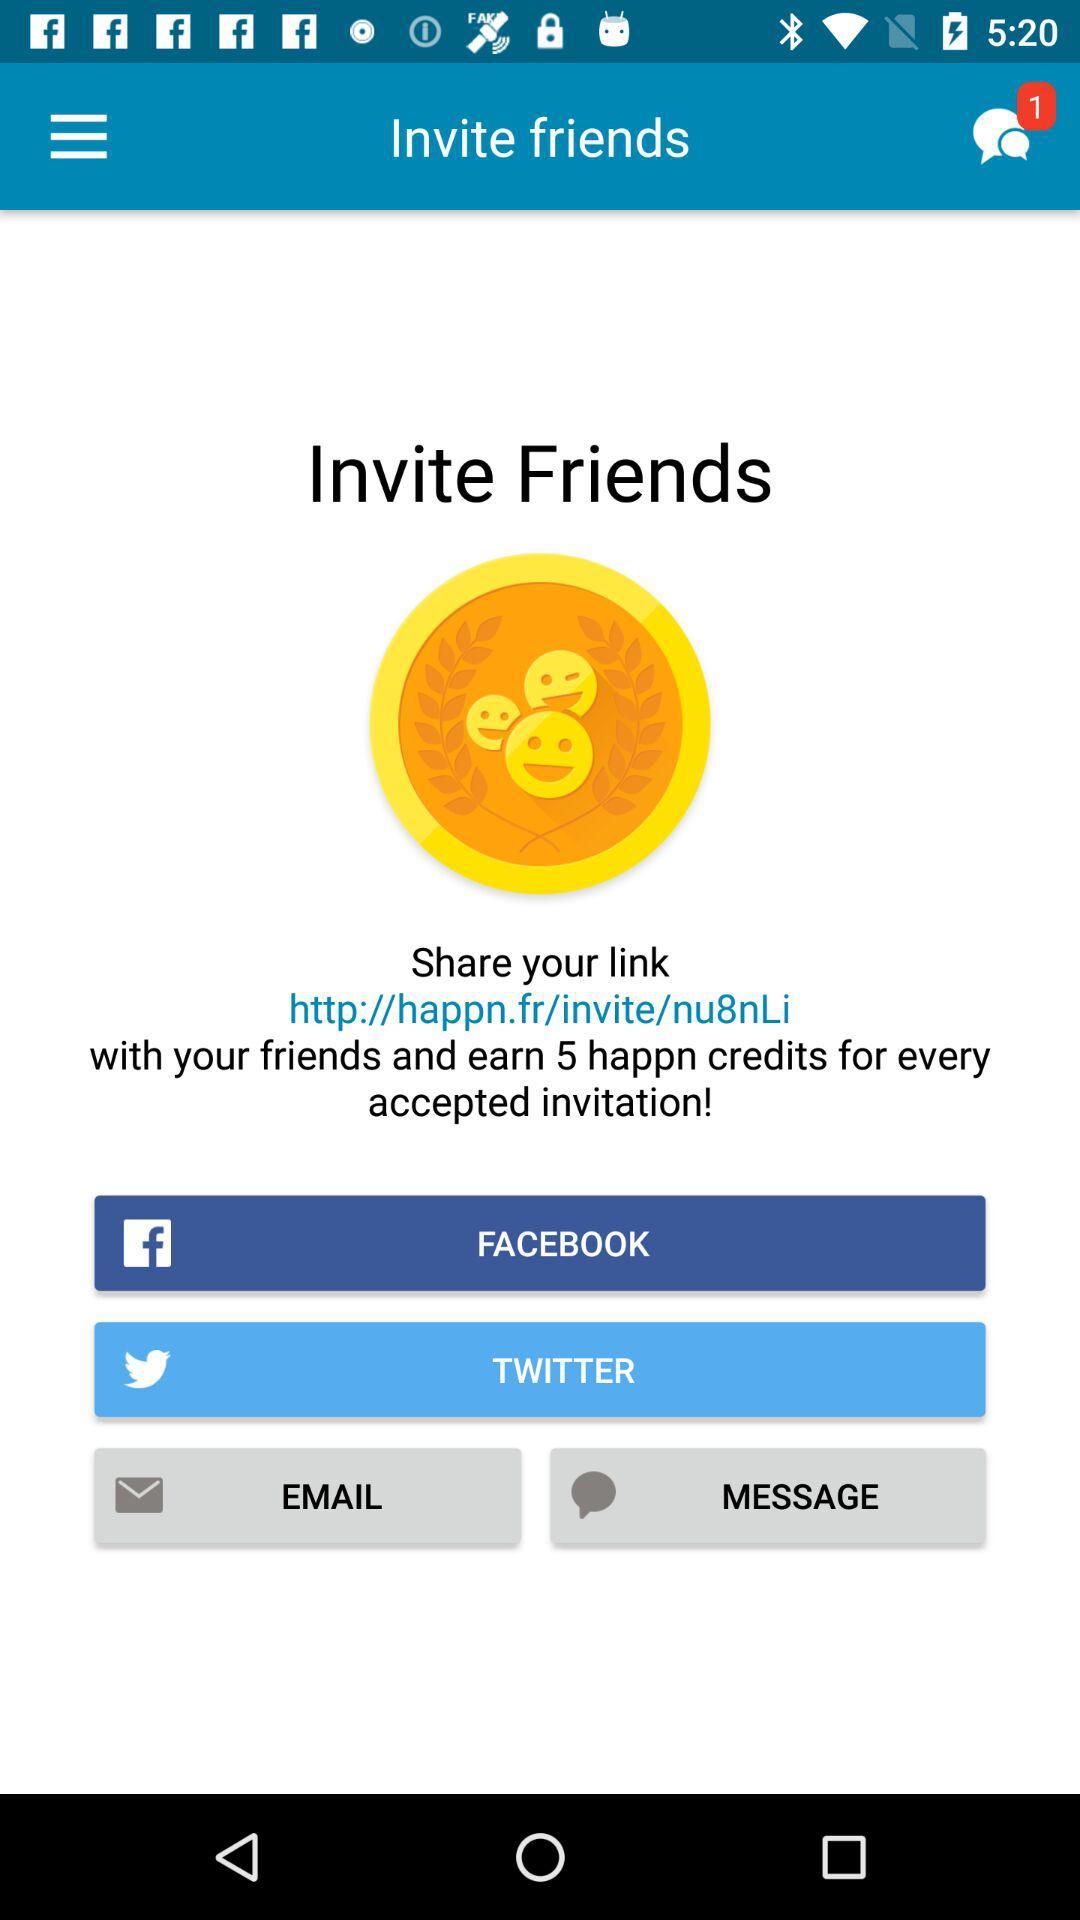 This screenshot has width=1080, height=1920. Describe the element at coordinates (540, 1368) in the screenshot. I see `the twitter icon` at that location.